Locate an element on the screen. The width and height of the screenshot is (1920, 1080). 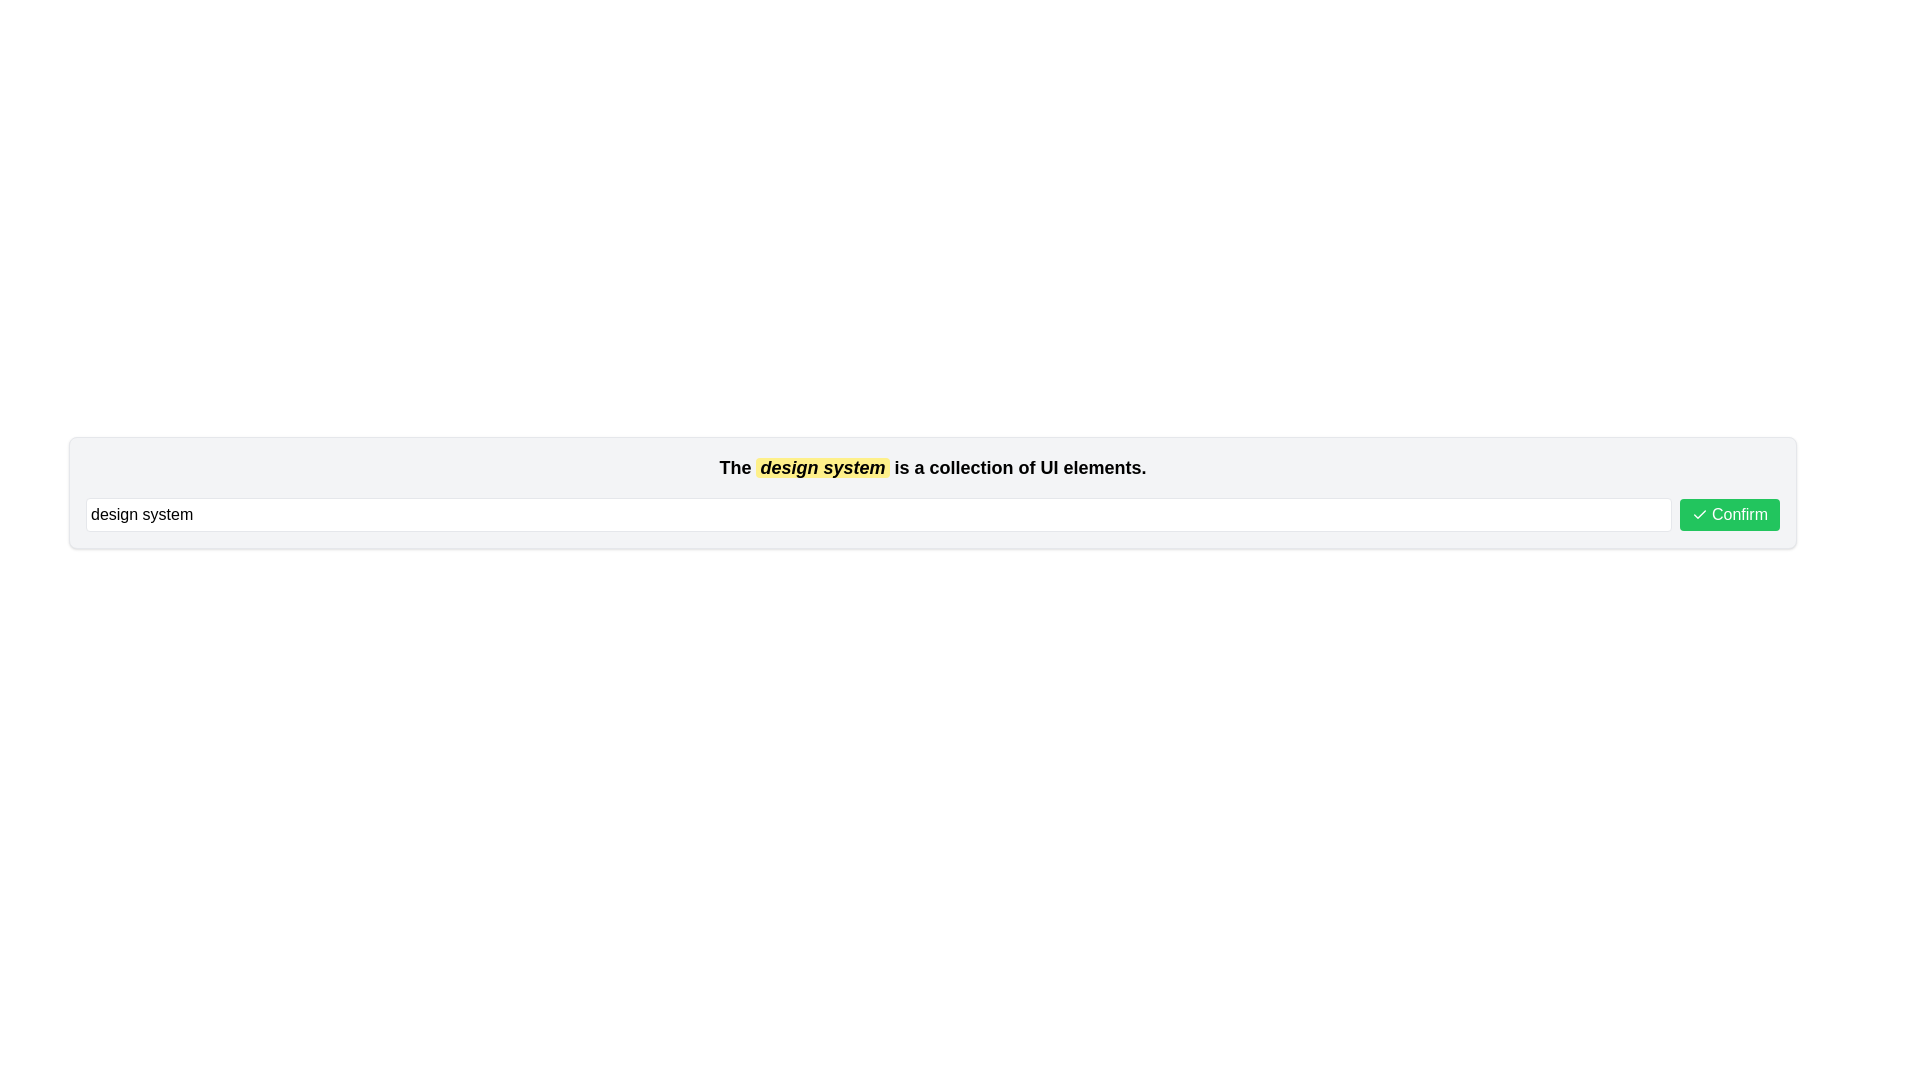
italicized text 'design system' highlighted with a yellow background and rounded corners, located in the middle of the sentence 'The design system is a collection of UI elements.' is located at coordinates (822, 467).